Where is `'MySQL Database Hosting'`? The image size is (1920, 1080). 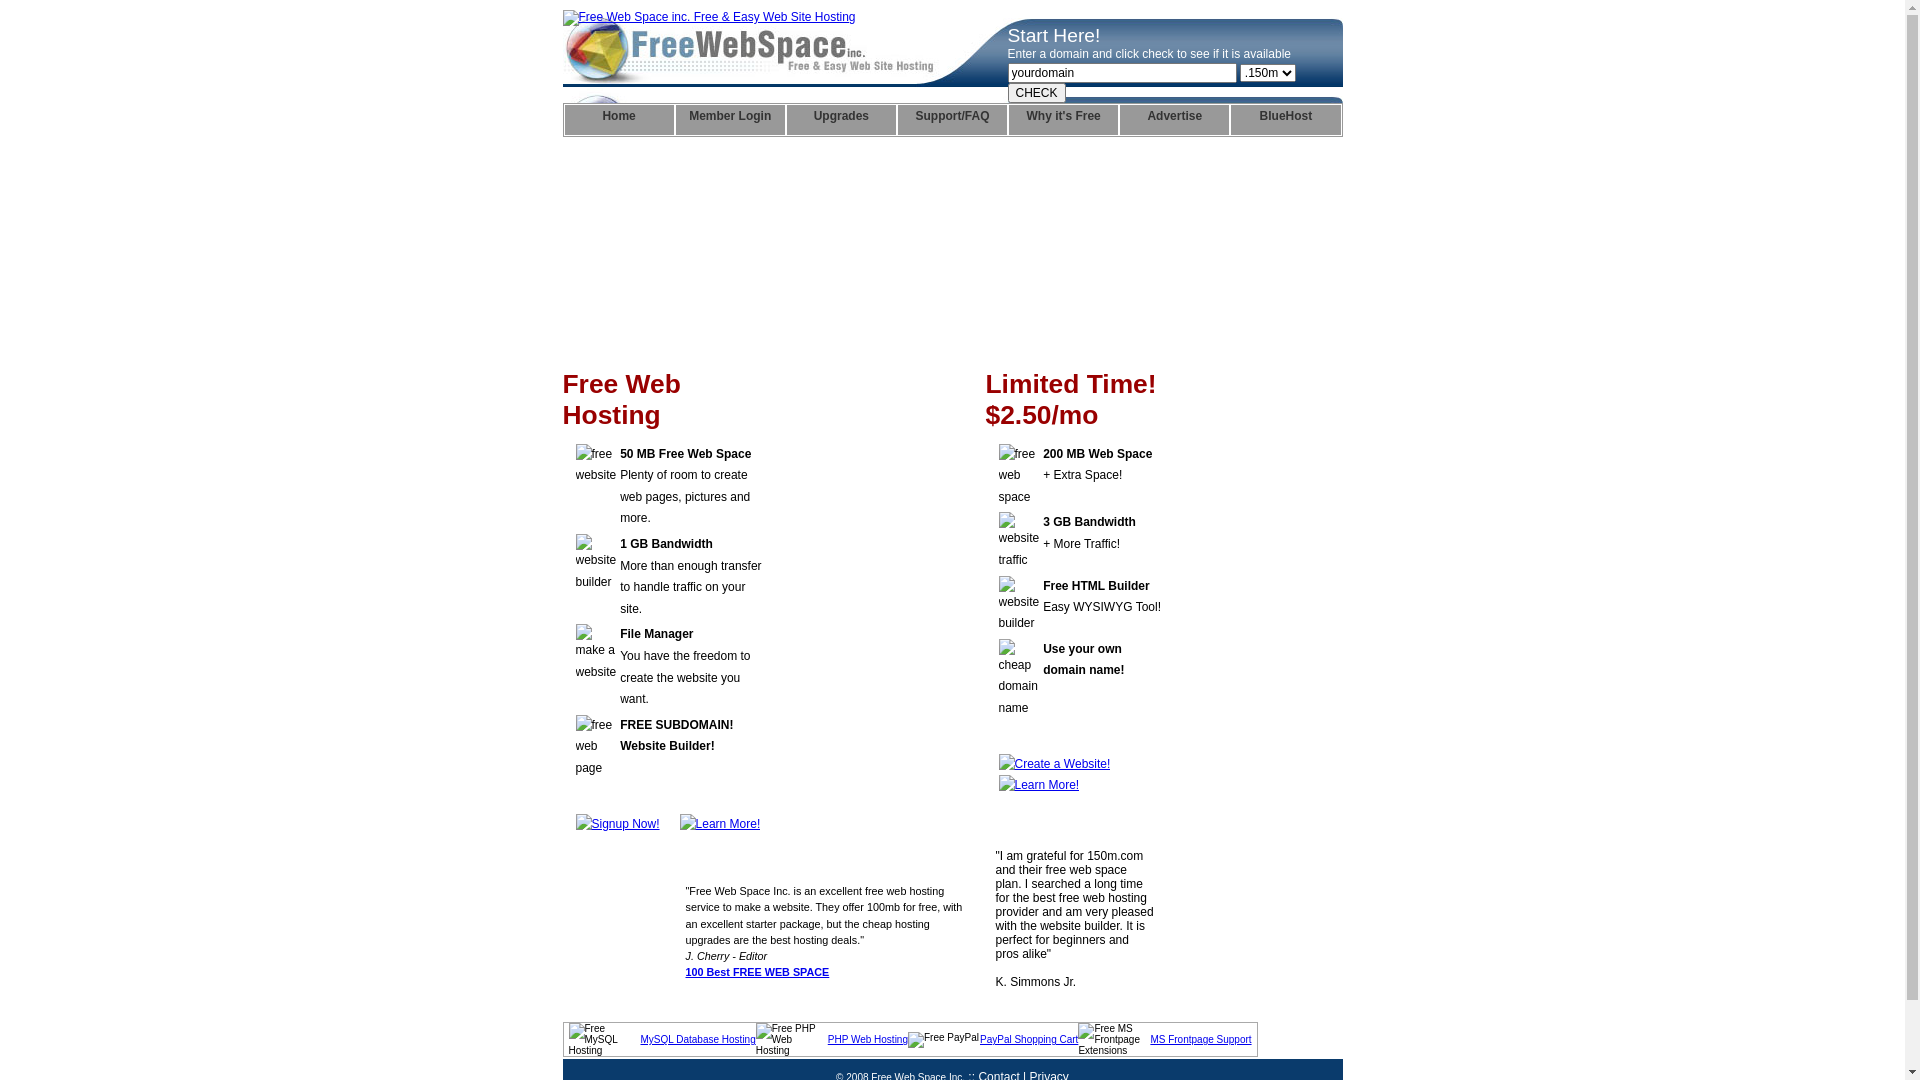 'MySQL Database Hosting' is located at coordinates (697, 1038).